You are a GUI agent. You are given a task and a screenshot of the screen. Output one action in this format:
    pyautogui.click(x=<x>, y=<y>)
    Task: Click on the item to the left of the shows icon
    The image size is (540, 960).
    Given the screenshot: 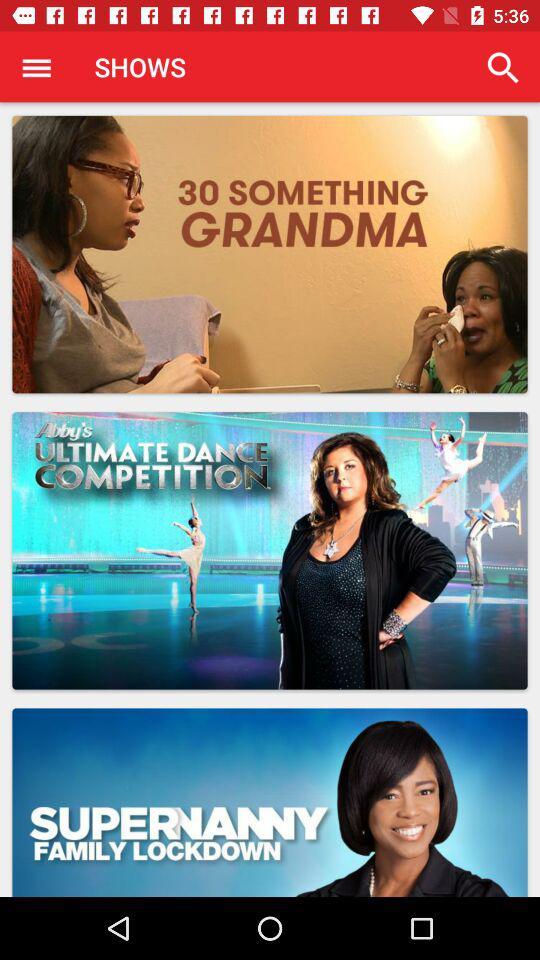 What is the action you would take?
    pyautogui.click(x=36, y=67)
    